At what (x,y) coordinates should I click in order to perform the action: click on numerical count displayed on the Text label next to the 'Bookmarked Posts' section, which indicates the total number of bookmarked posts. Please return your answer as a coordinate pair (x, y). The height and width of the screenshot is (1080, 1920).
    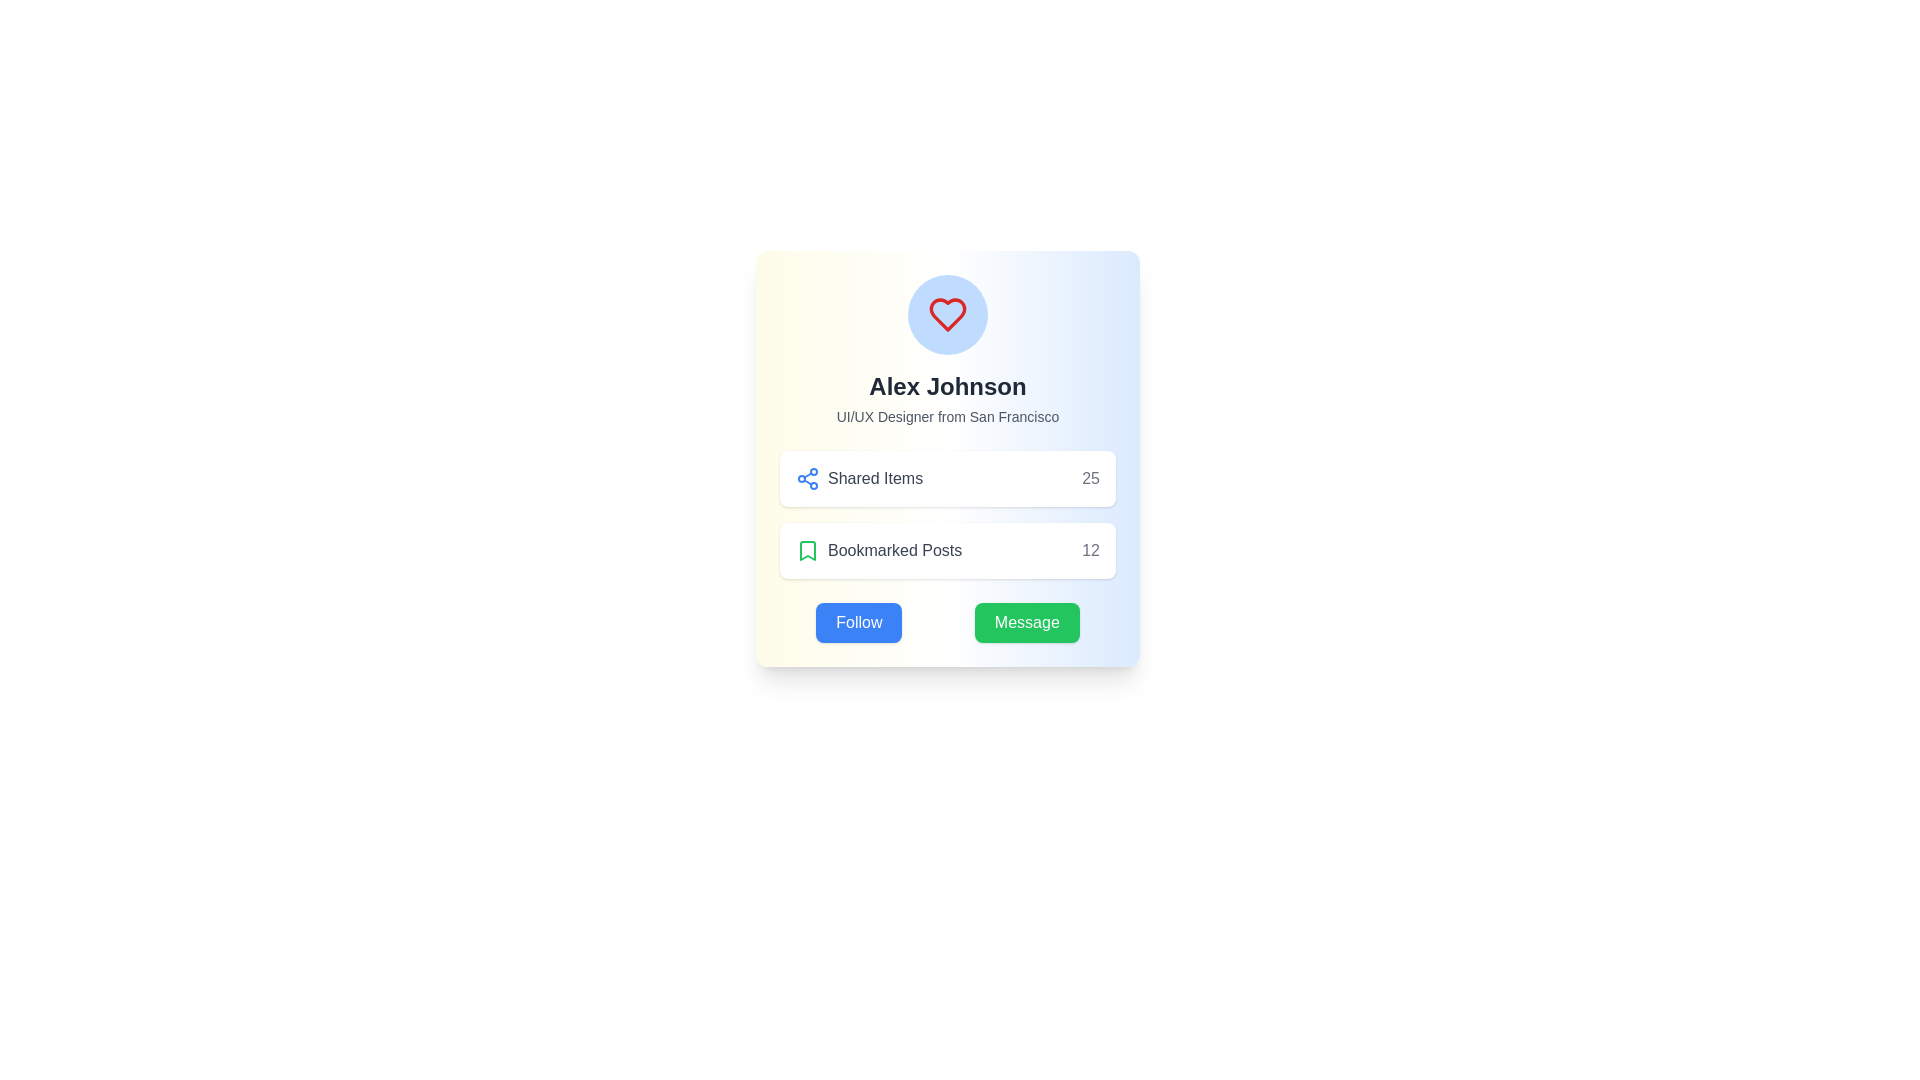
    Looking at the image, I should click on (1090, 551).